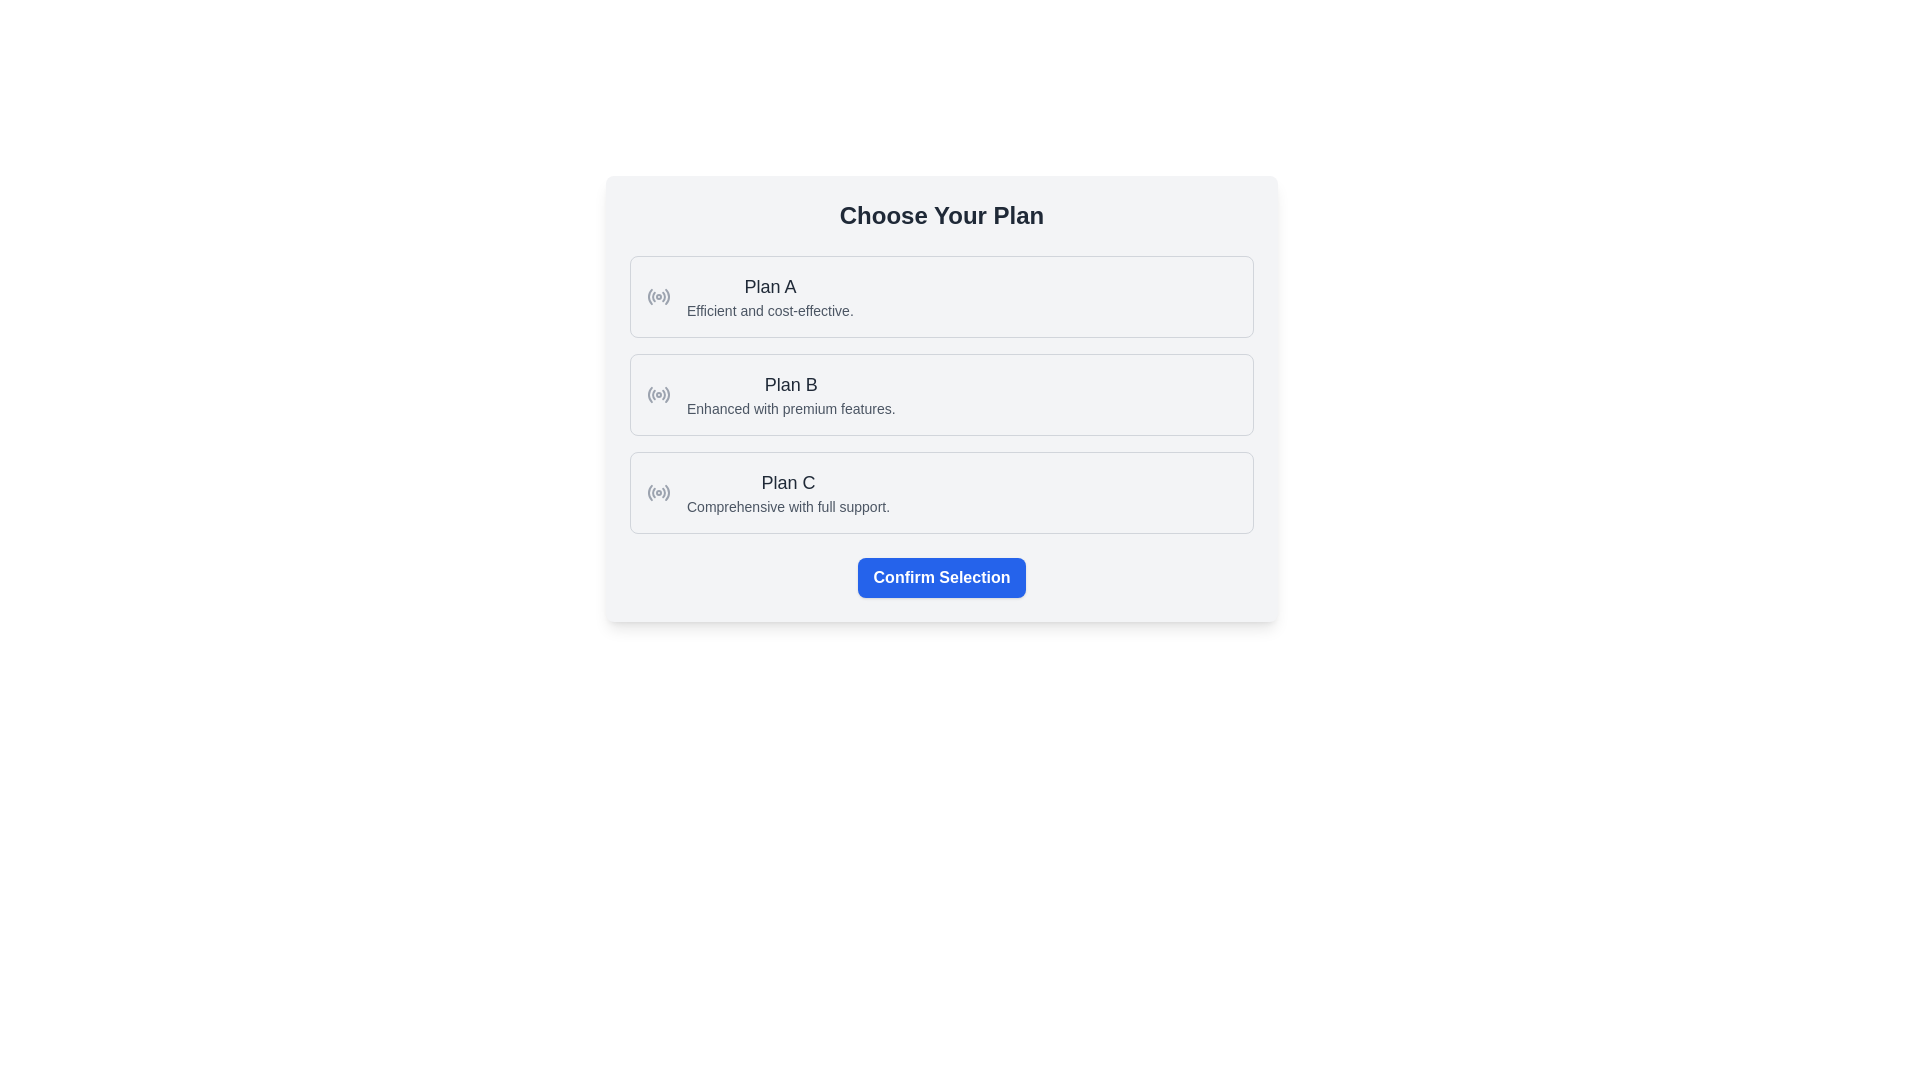  What do you see at coordinates (940, 578) in the screenshot?
I see `the confirm button at the bottom of the 'Choose Your Plan' dialog` at bounding box center [940, 578].